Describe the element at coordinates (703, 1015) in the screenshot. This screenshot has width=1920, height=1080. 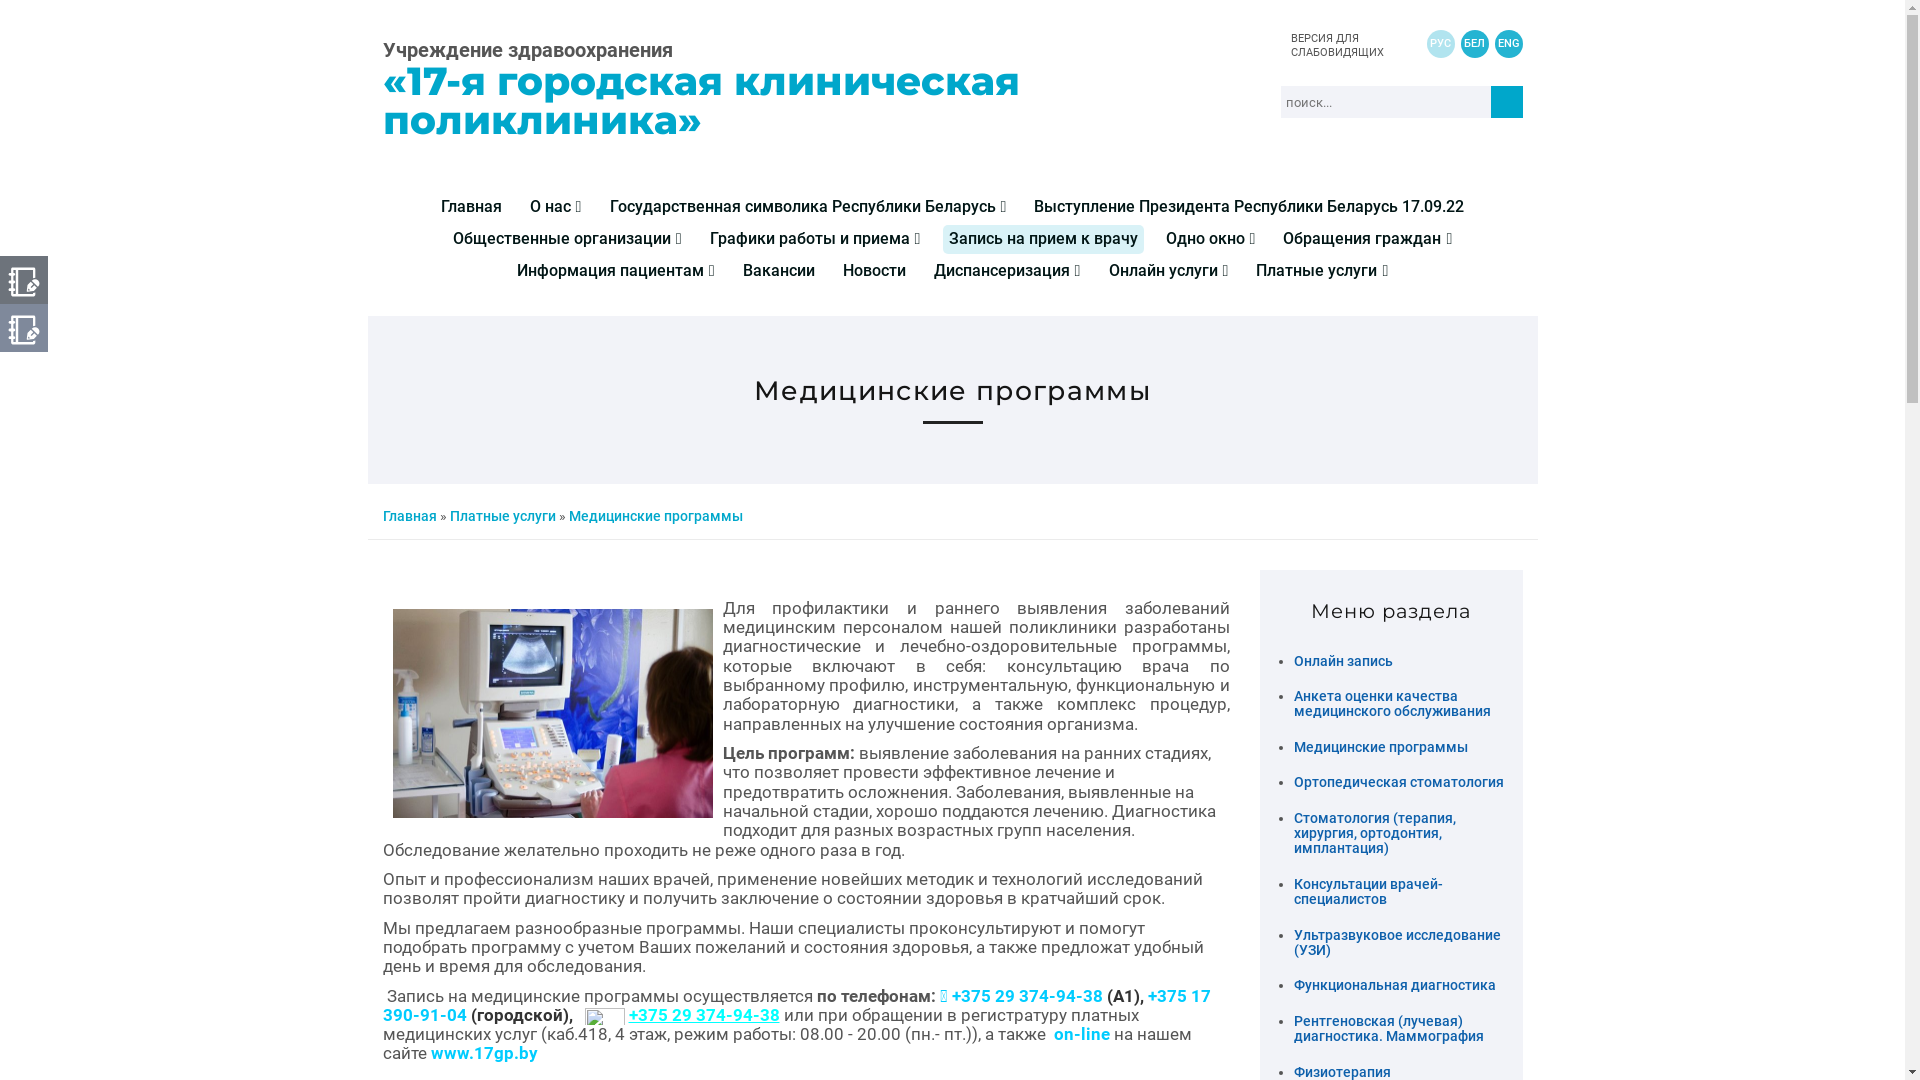
I see `'+375 29 374-94-38'` at that location.